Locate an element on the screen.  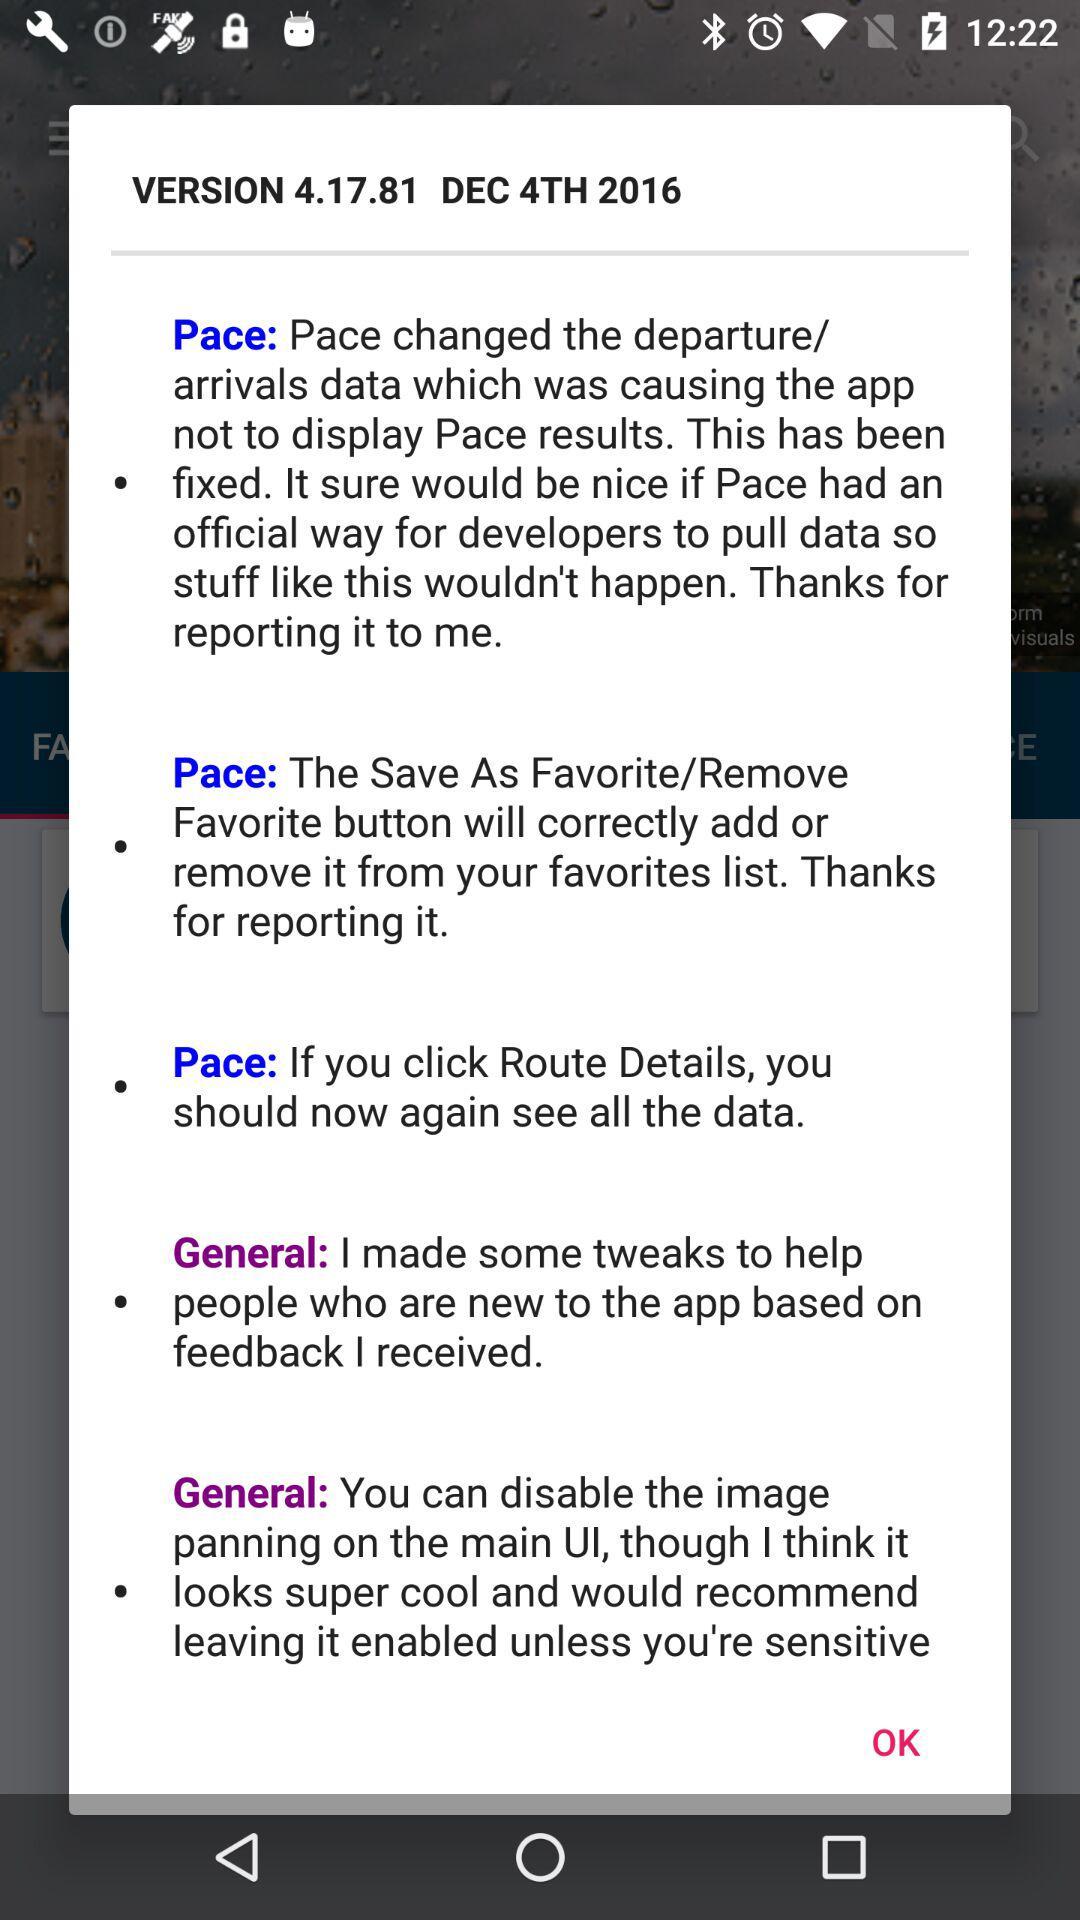
icon below the general you can icon is located at coordinates (894, 1740).